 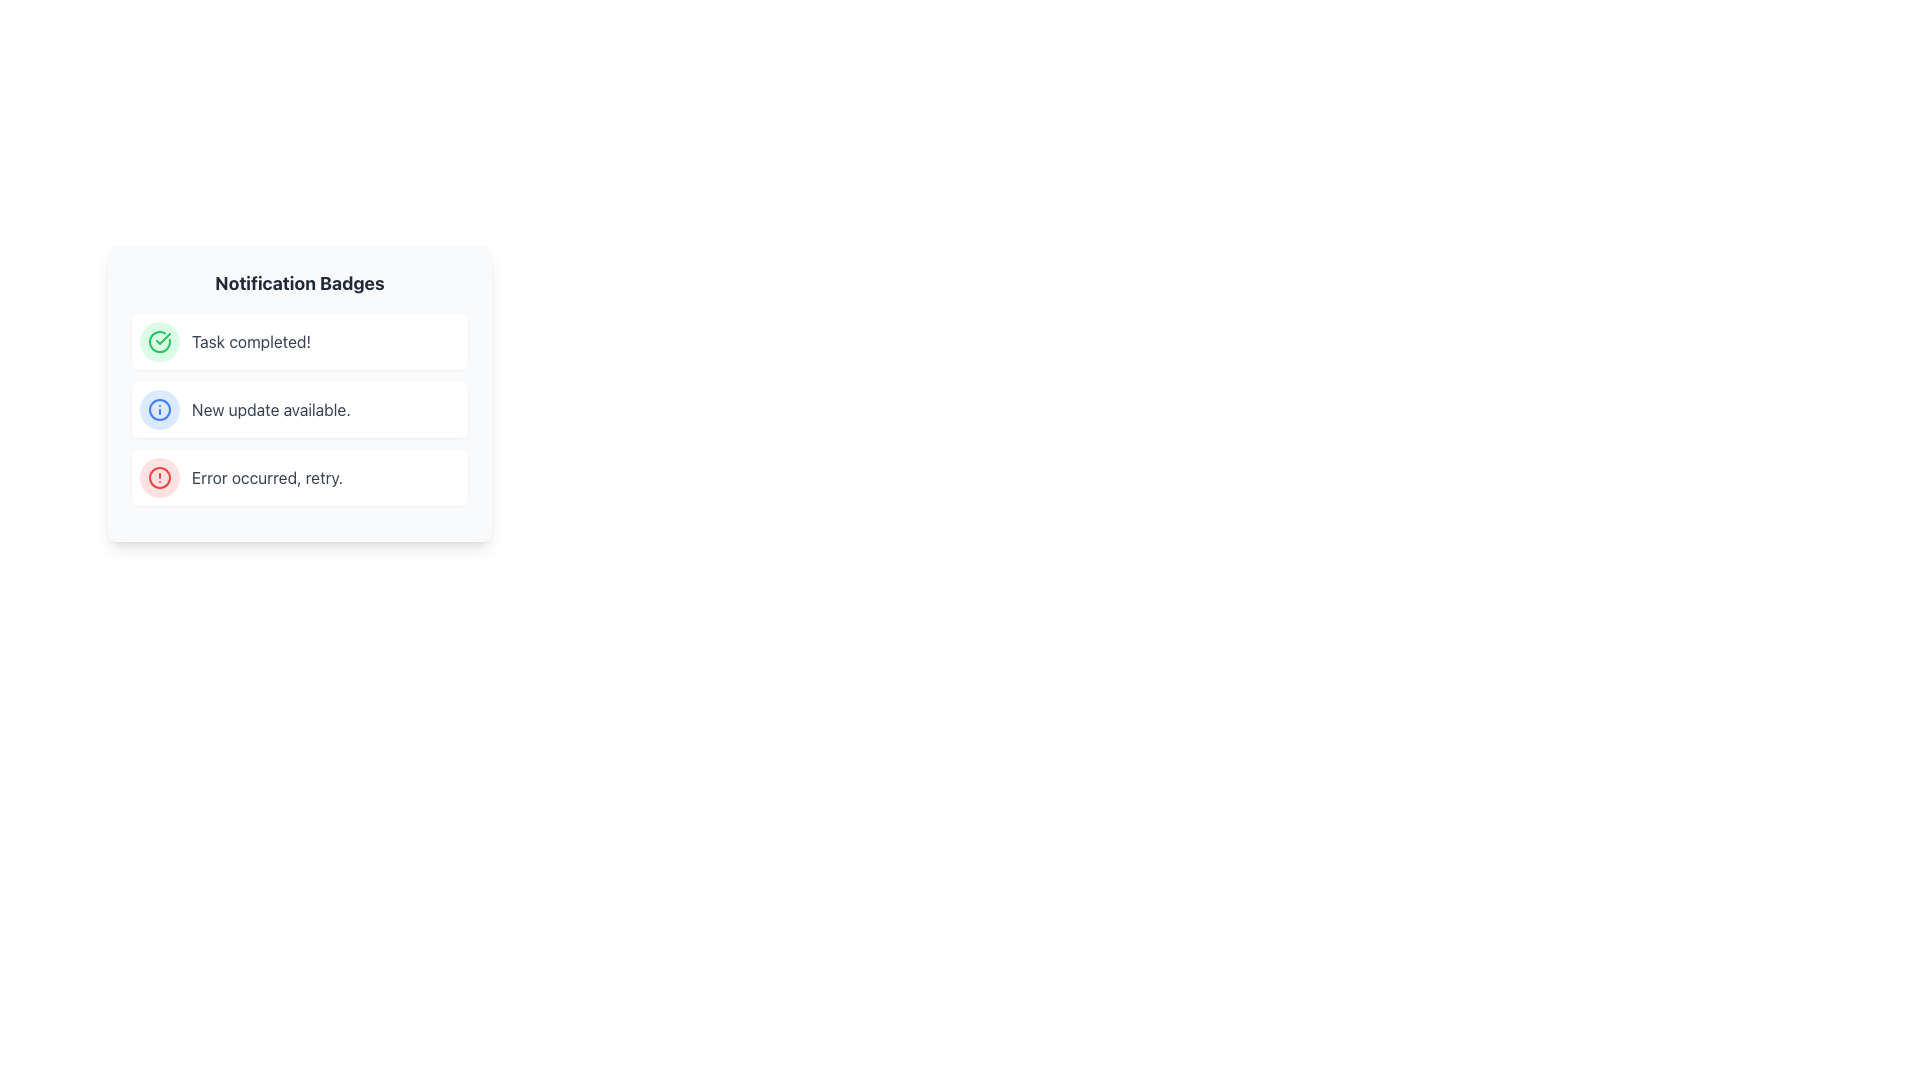 What do you see at coordinates (158, 408) in the screenshot?
I see `the circular information icon with a light blue background located to the left of the text 'New update available.' in the notification badge` at bounding box center [158, 408].